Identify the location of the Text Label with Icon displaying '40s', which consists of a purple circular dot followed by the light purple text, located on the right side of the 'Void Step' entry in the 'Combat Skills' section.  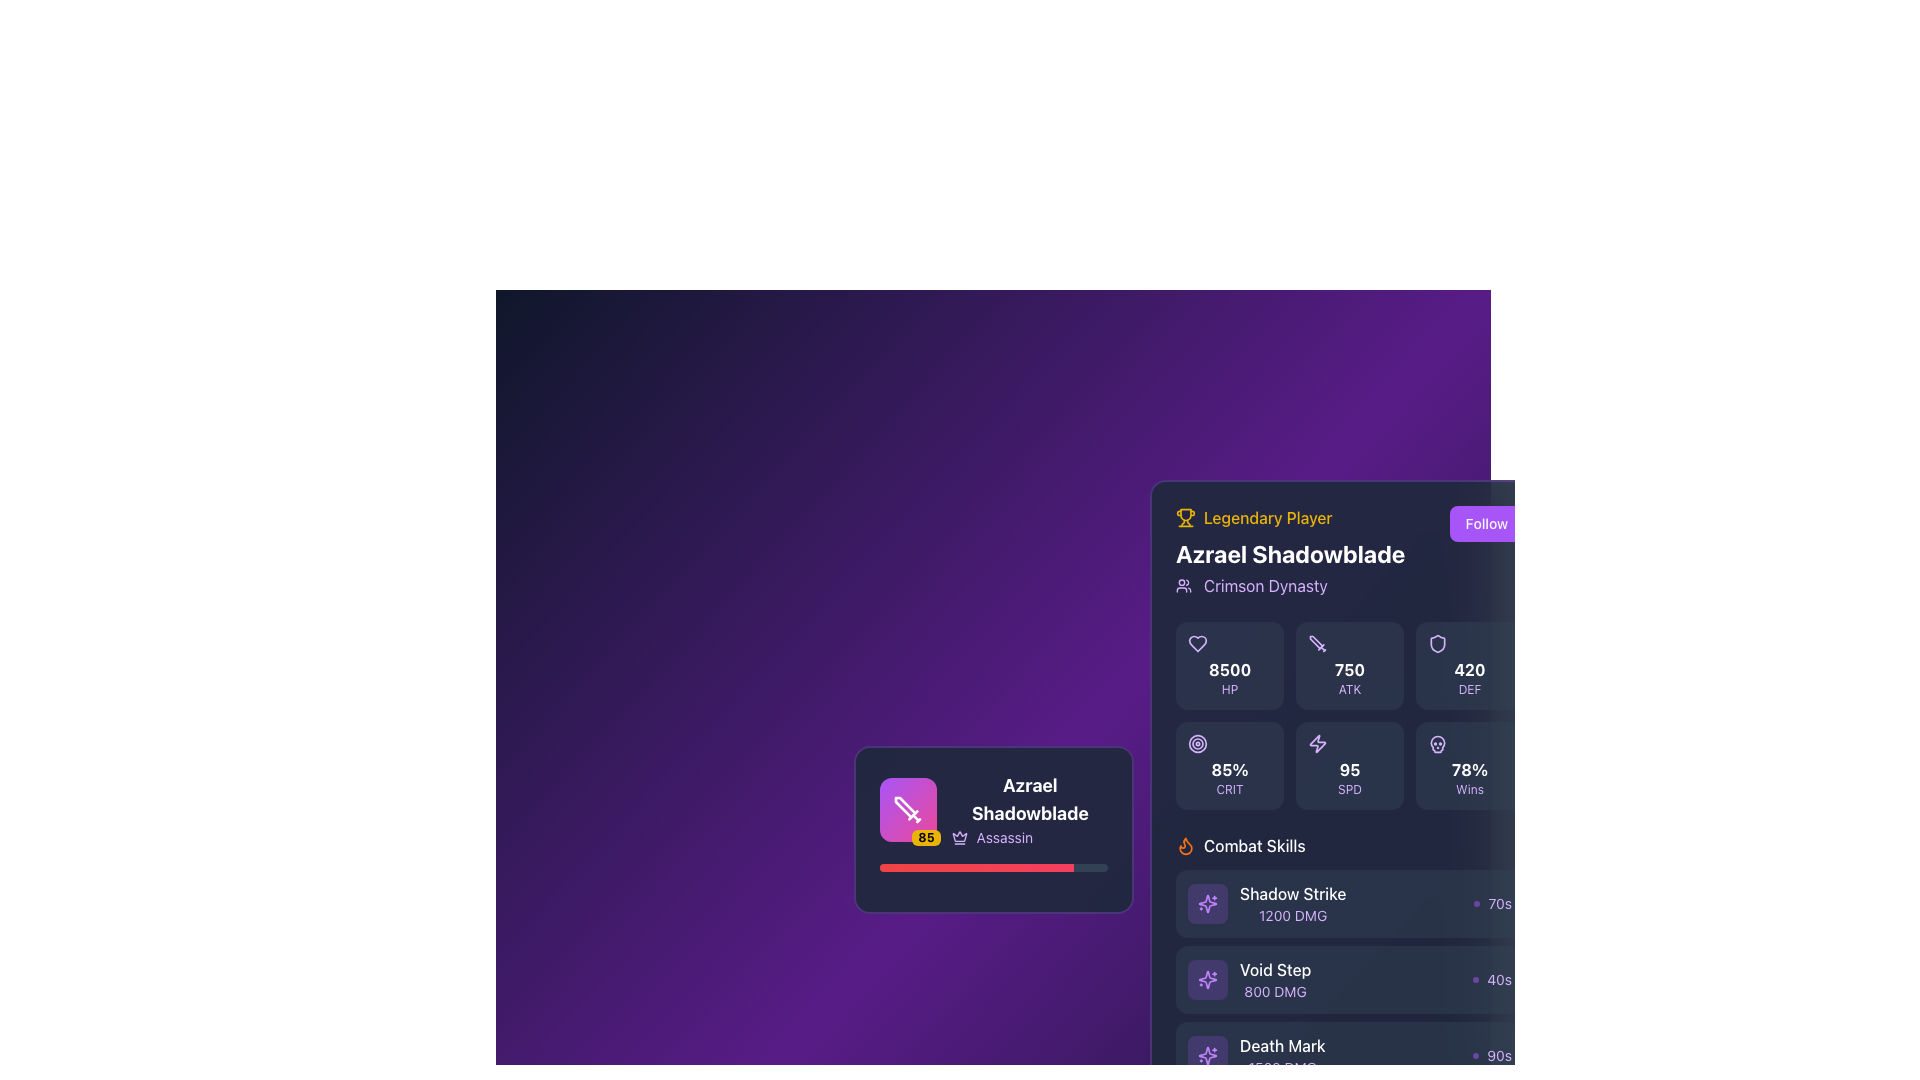
(1492, 978).